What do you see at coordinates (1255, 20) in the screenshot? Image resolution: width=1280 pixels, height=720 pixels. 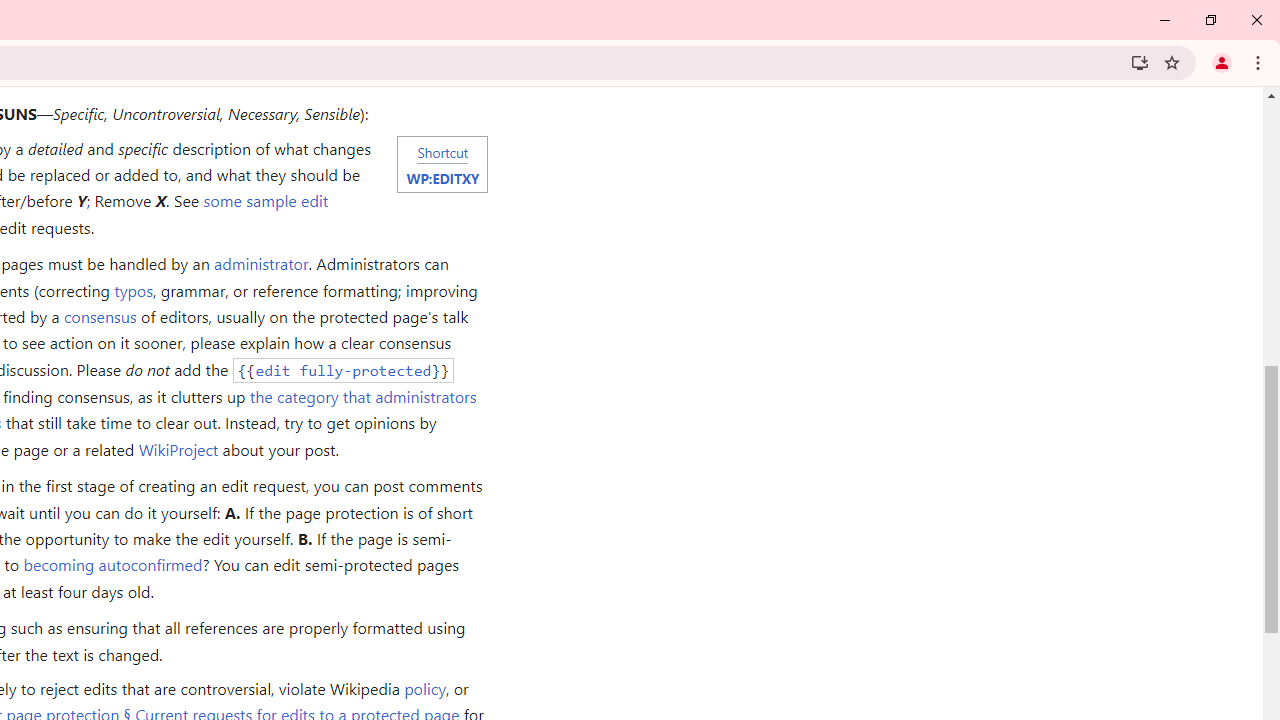 I see `'Close'` at bounding box center [1255, 20].